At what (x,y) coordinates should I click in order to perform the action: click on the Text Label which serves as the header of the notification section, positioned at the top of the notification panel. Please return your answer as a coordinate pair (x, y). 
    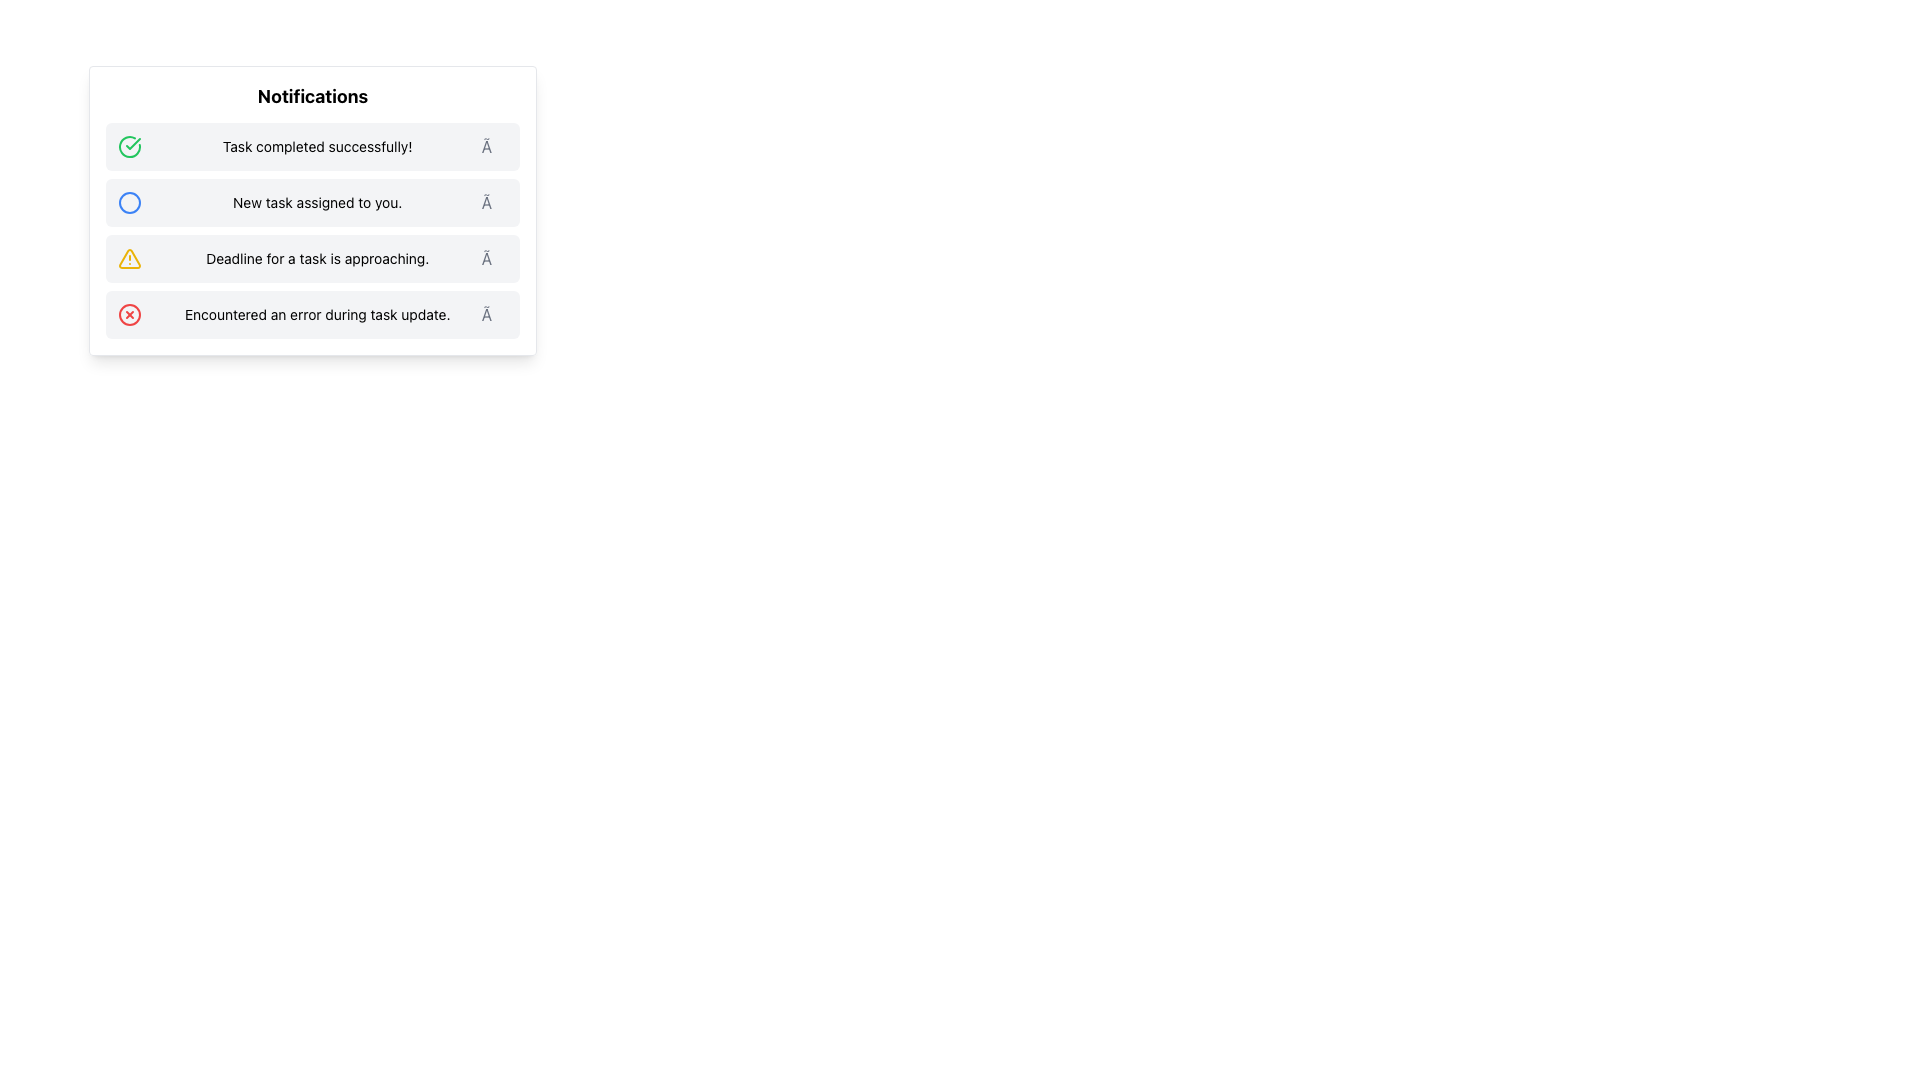
    Looking at the image, I should click on (311, 96).